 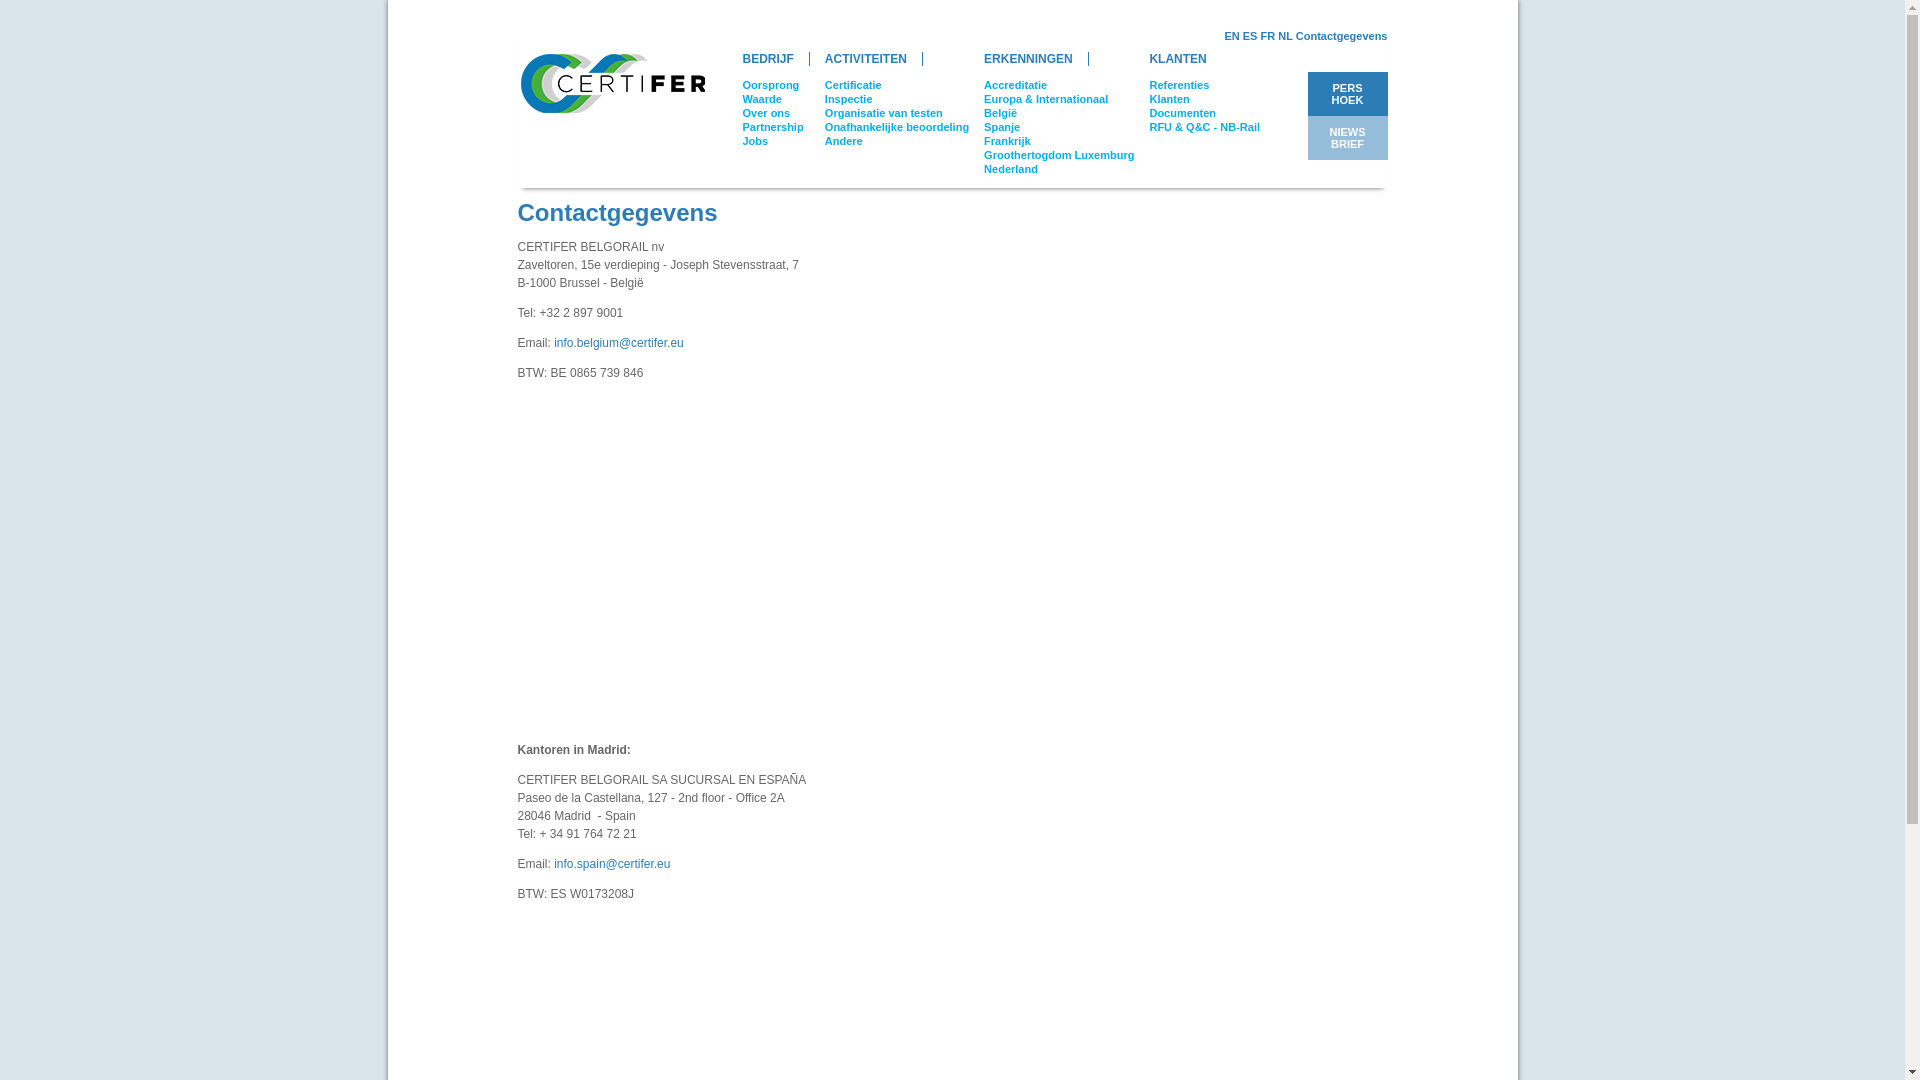 I want to click on 'Inspectie', so click(x=825, y=99).